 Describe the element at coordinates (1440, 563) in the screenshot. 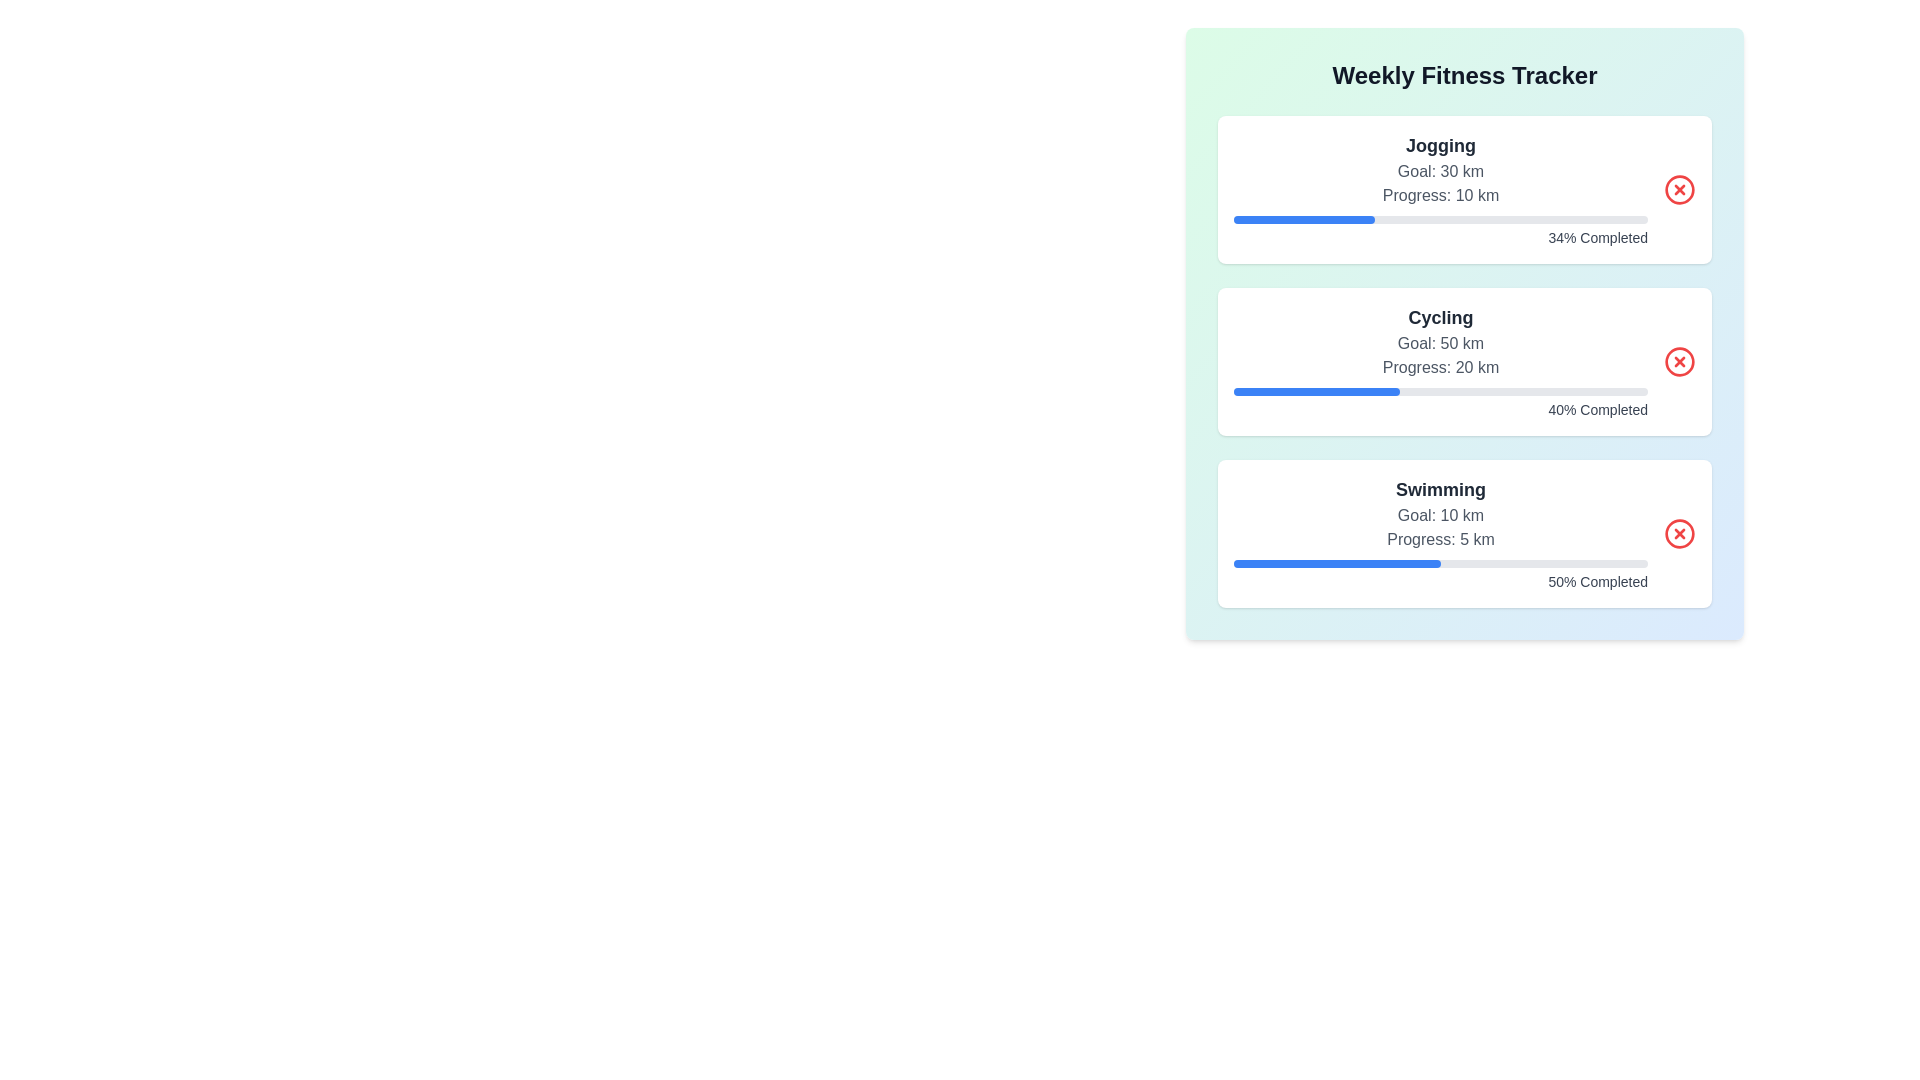

I see `CSS properties of the Progress bar located in the third card labeled 'Swimming', which visually represents progress towards a goal and is situated between the goal text and the completion percentage text` at that location.